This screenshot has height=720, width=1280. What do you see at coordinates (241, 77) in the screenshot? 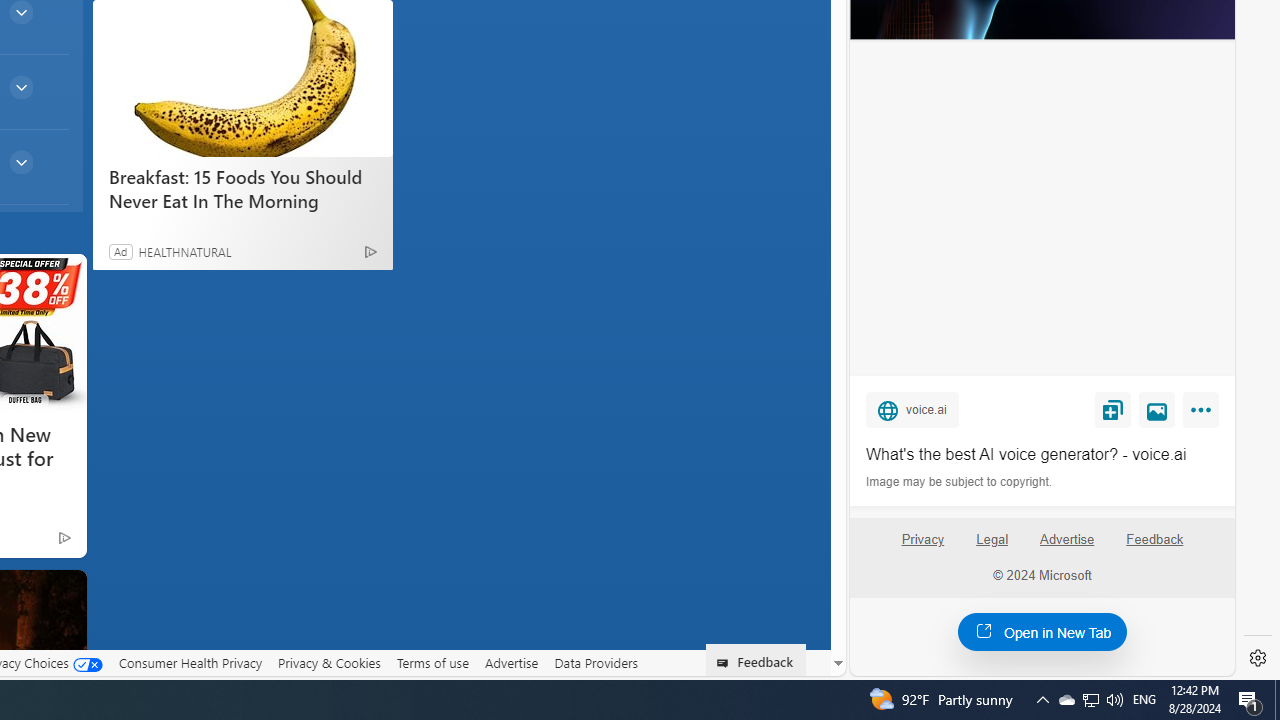
I see `'Breakfast: 15 Foods You Should Never Eat In The Morning'` at bounding box center [241, 77].